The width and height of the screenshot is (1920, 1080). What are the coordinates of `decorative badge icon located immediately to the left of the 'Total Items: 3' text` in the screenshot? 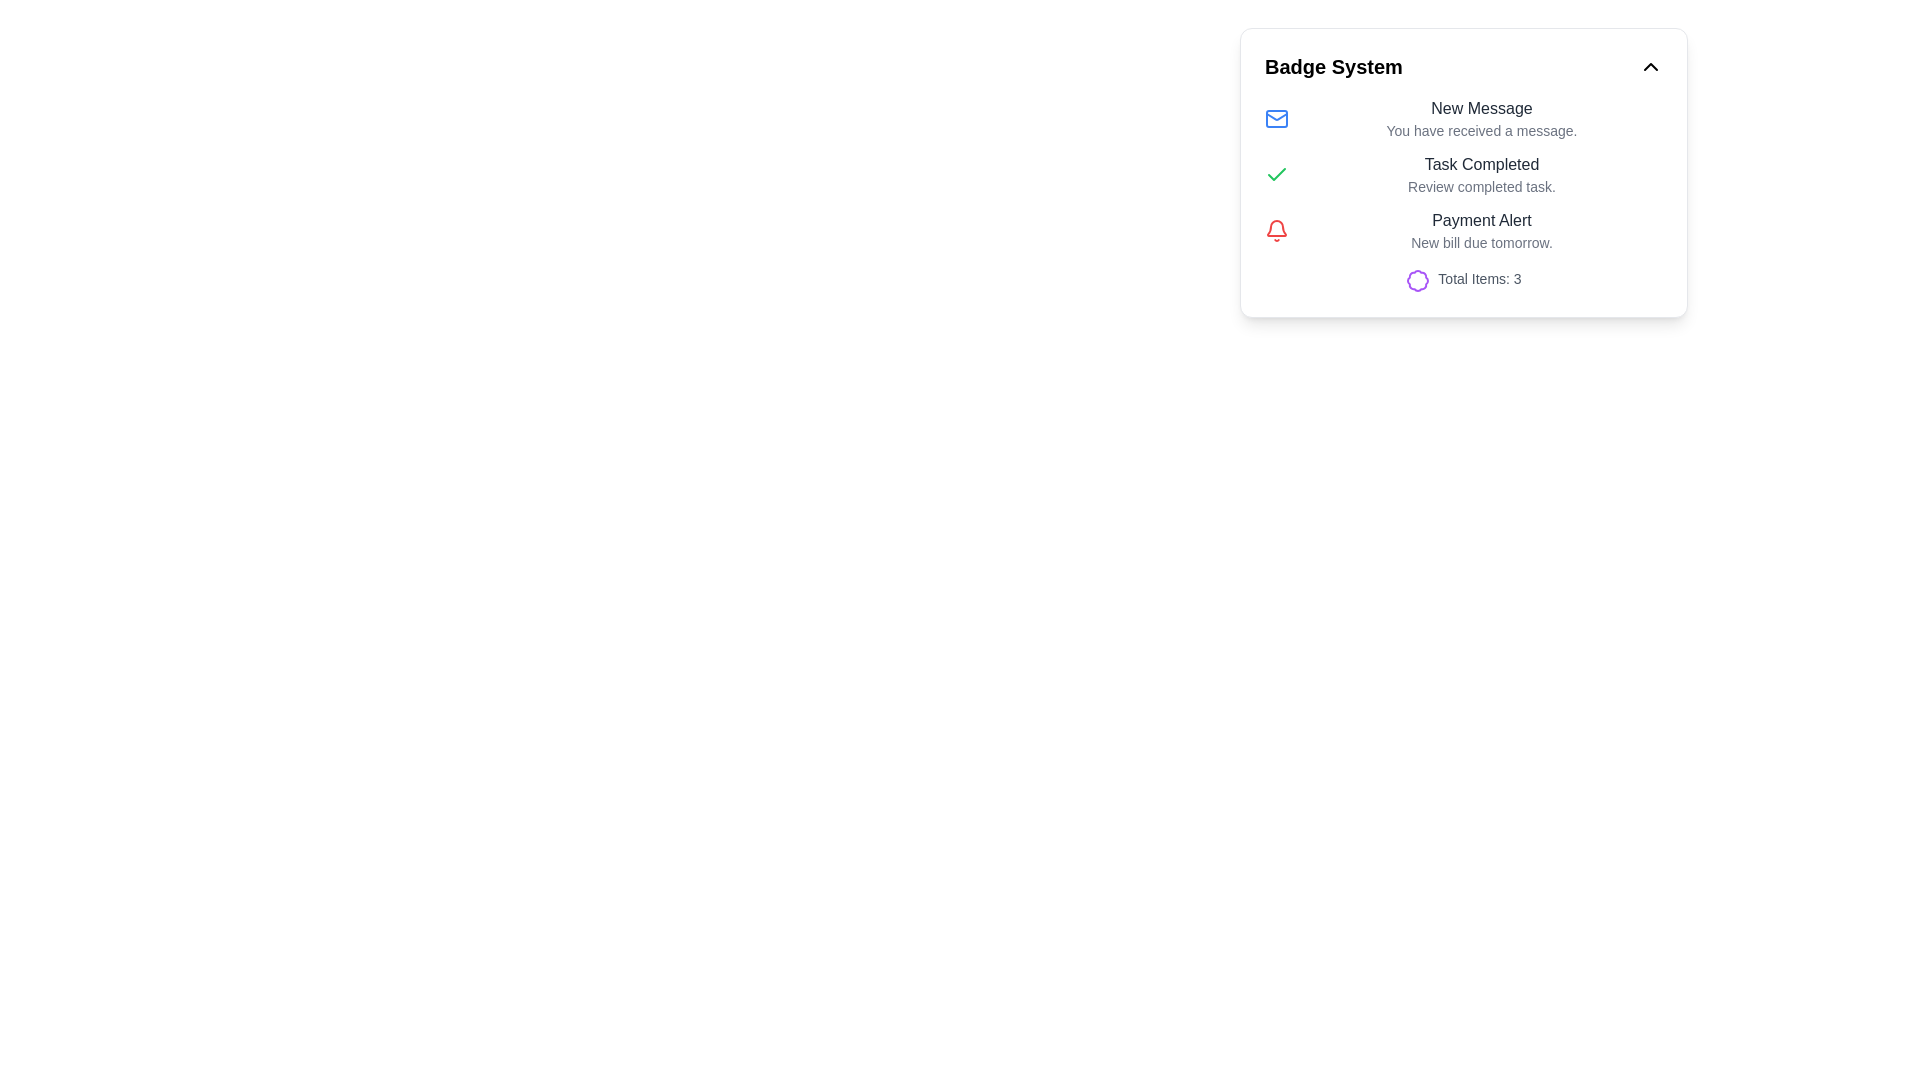 It's located at (1417, 281).